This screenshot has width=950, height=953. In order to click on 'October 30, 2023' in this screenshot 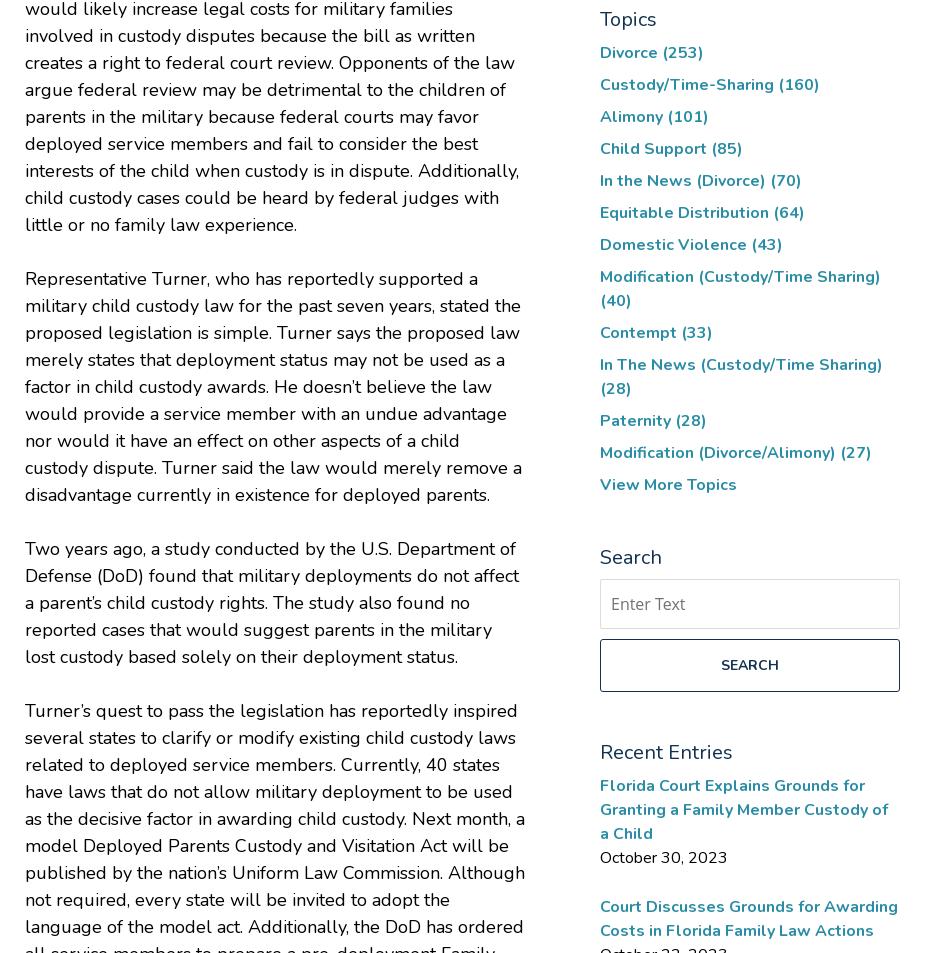, I will do `click(663, 857)`.